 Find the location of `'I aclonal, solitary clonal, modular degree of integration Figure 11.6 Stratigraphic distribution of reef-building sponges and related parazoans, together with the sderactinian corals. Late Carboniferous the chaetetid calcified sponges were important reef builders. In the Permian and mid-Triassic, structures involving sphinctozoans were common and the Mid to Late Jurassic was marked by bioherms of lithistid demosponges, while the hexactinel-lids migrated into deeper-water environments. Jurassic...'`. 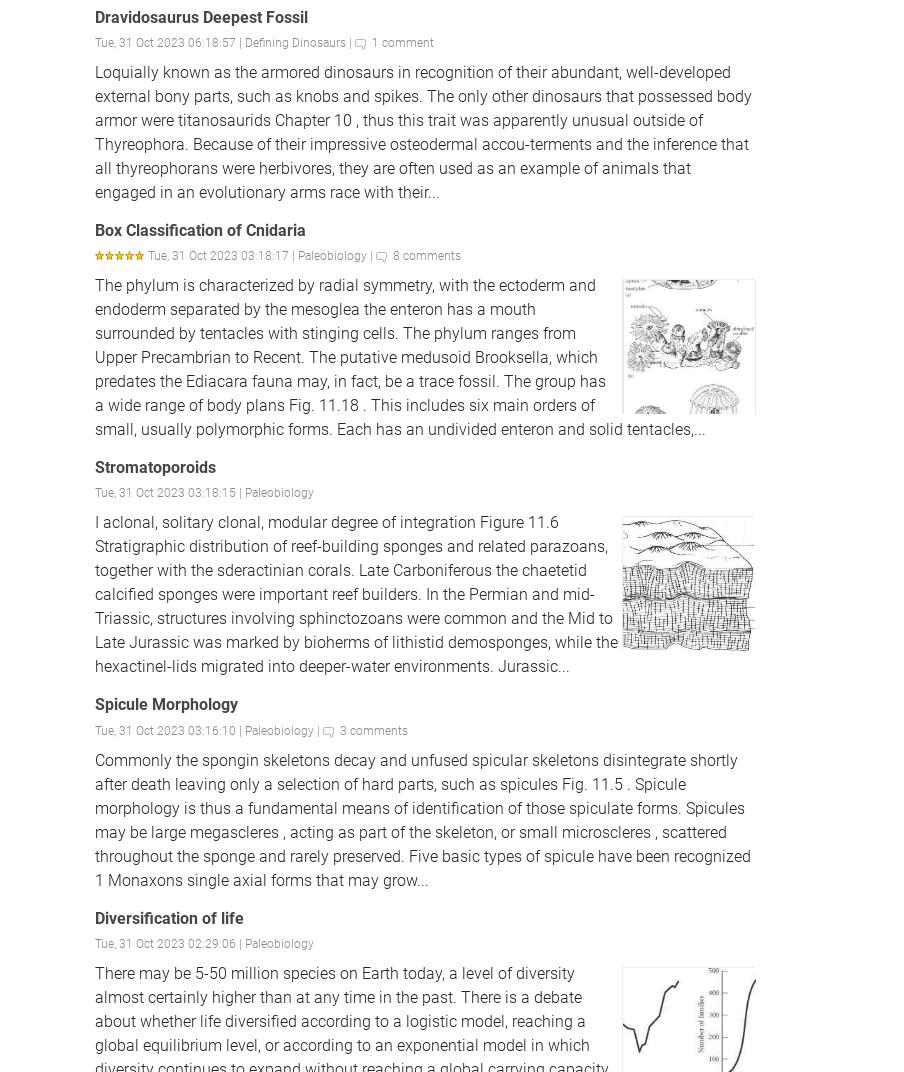

'I aclonal, solitary clonal, modular degree of integration Figure 11.6 Stratigraphic distribution of reef-building sponges and related parazoans, together with the sderactinian corals. Late Carboniferous the chaetetid calcified sponges were important reef builders. In the Permian and mid-Triassic, structures involving sphinctozoans were common and the Mid to Late Jurassic was marked by bioherms of lithistid demosponges, while the hexactinel-lids migrated into deeper-water environments. Jurassic...' is located at coordinates (355, 593).